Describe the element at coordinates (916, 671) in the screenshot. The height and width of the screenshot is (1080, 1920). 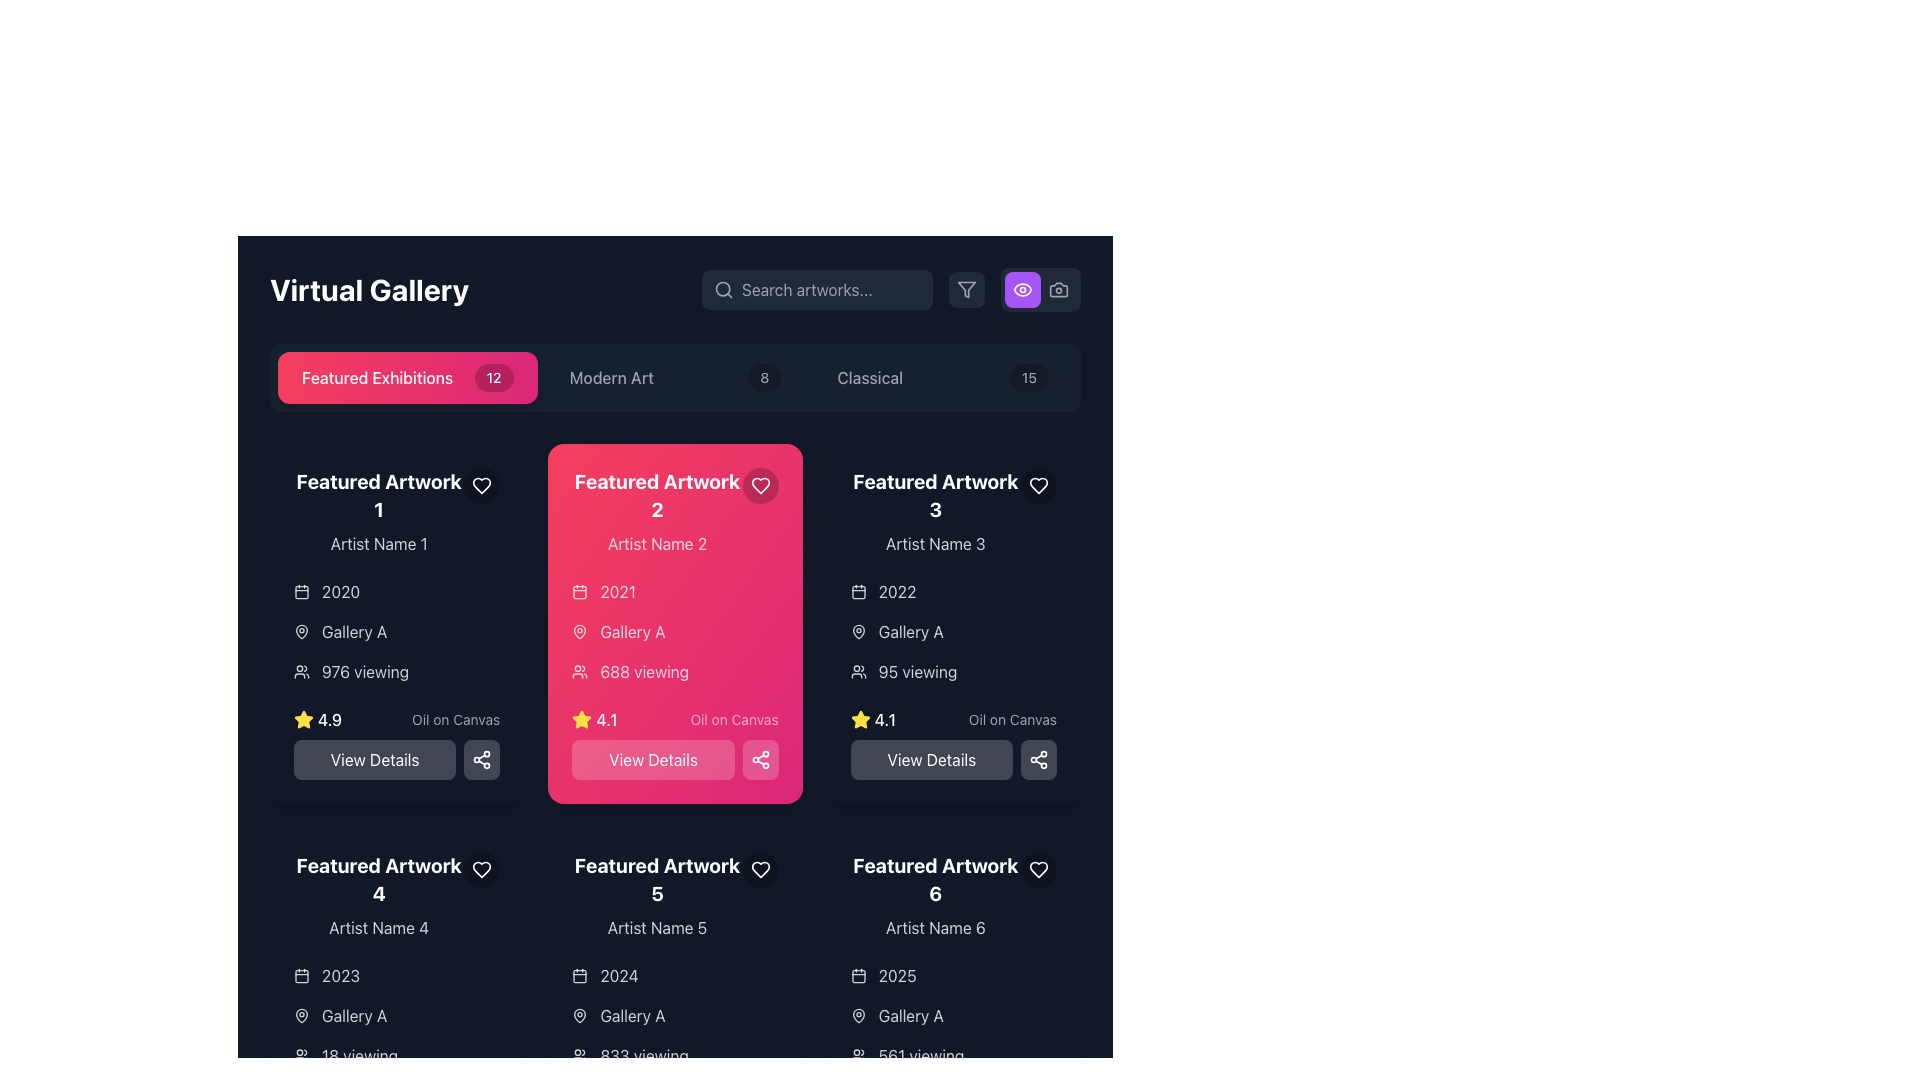
I see `text label element displaying '95 viewing' located within the 'Featured Artwork 3' card, positioned just above the rating section` at that location.